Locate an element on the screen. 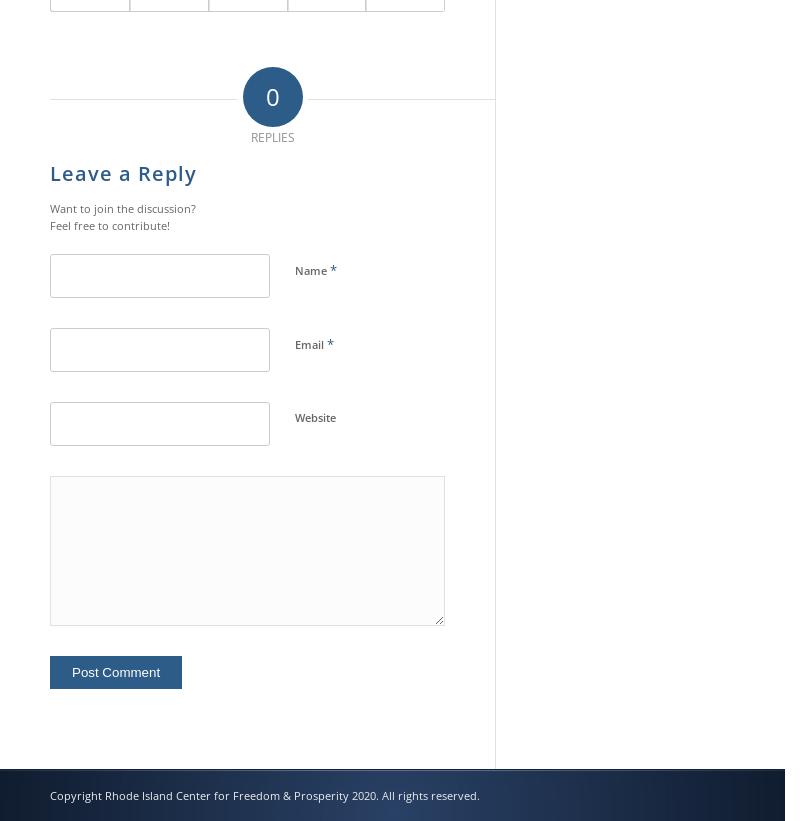  'replies' is located at coordinates (272, 135).